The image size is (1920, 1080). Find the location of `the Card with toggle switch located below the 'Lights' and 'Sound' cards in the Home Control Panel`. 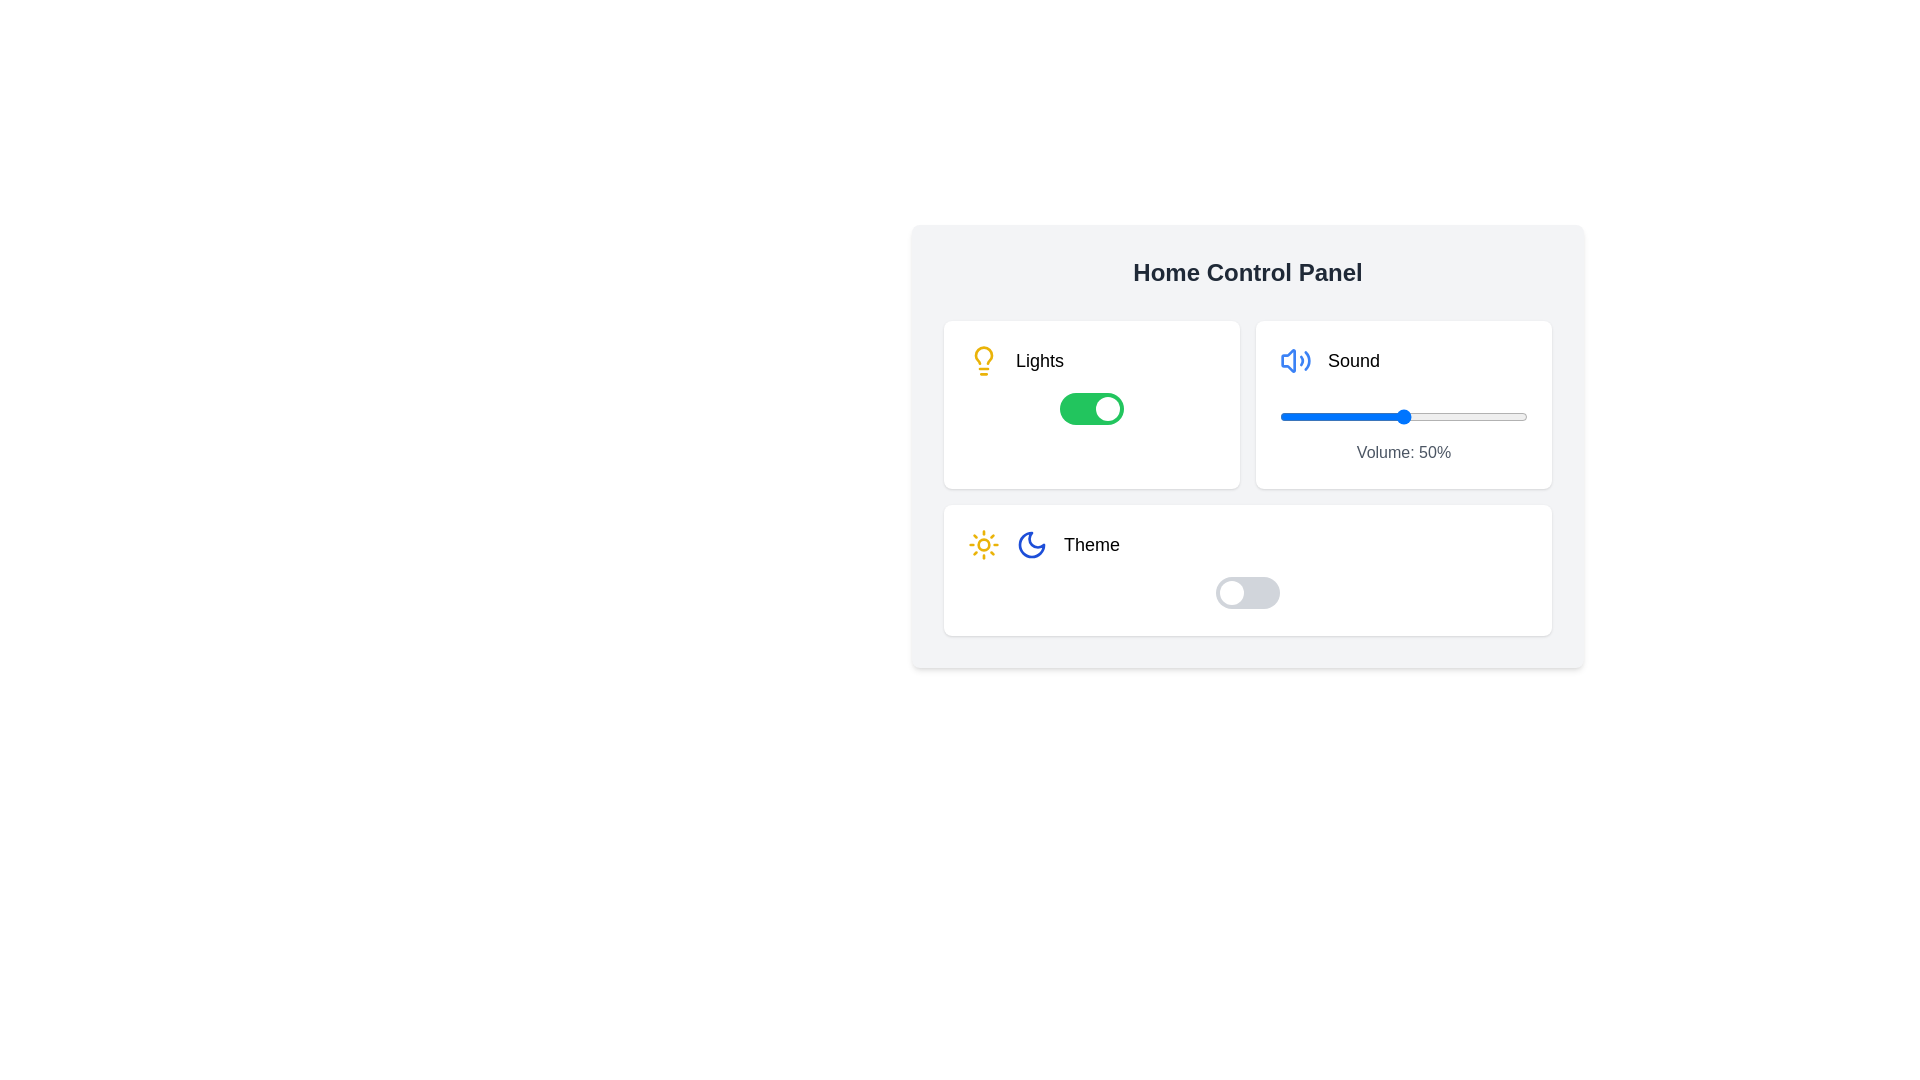

the Card with toggle switch located below the 'Lights' and 'Sound' cards in the Home Control Panel is located at coordinates (1247, 570).